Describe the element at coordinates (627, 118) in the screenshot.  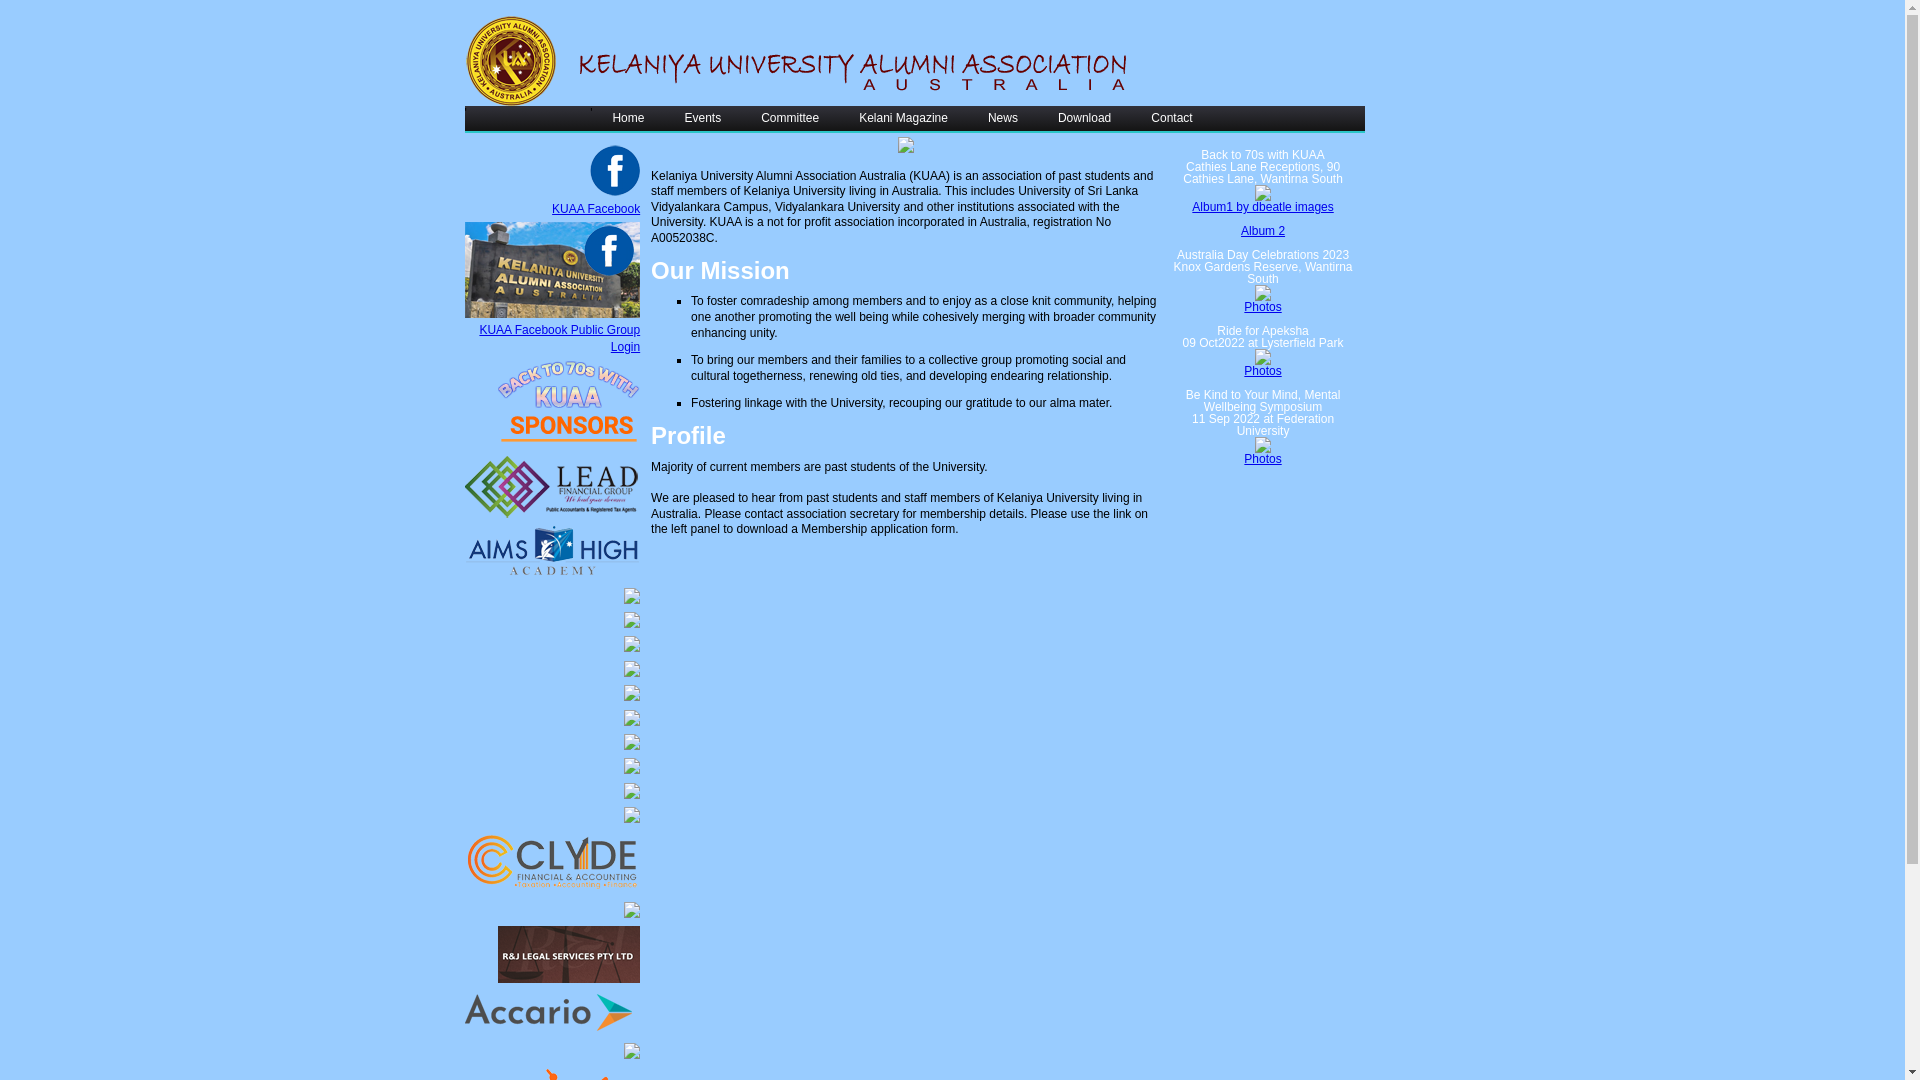
I see `'Home'` at that location.